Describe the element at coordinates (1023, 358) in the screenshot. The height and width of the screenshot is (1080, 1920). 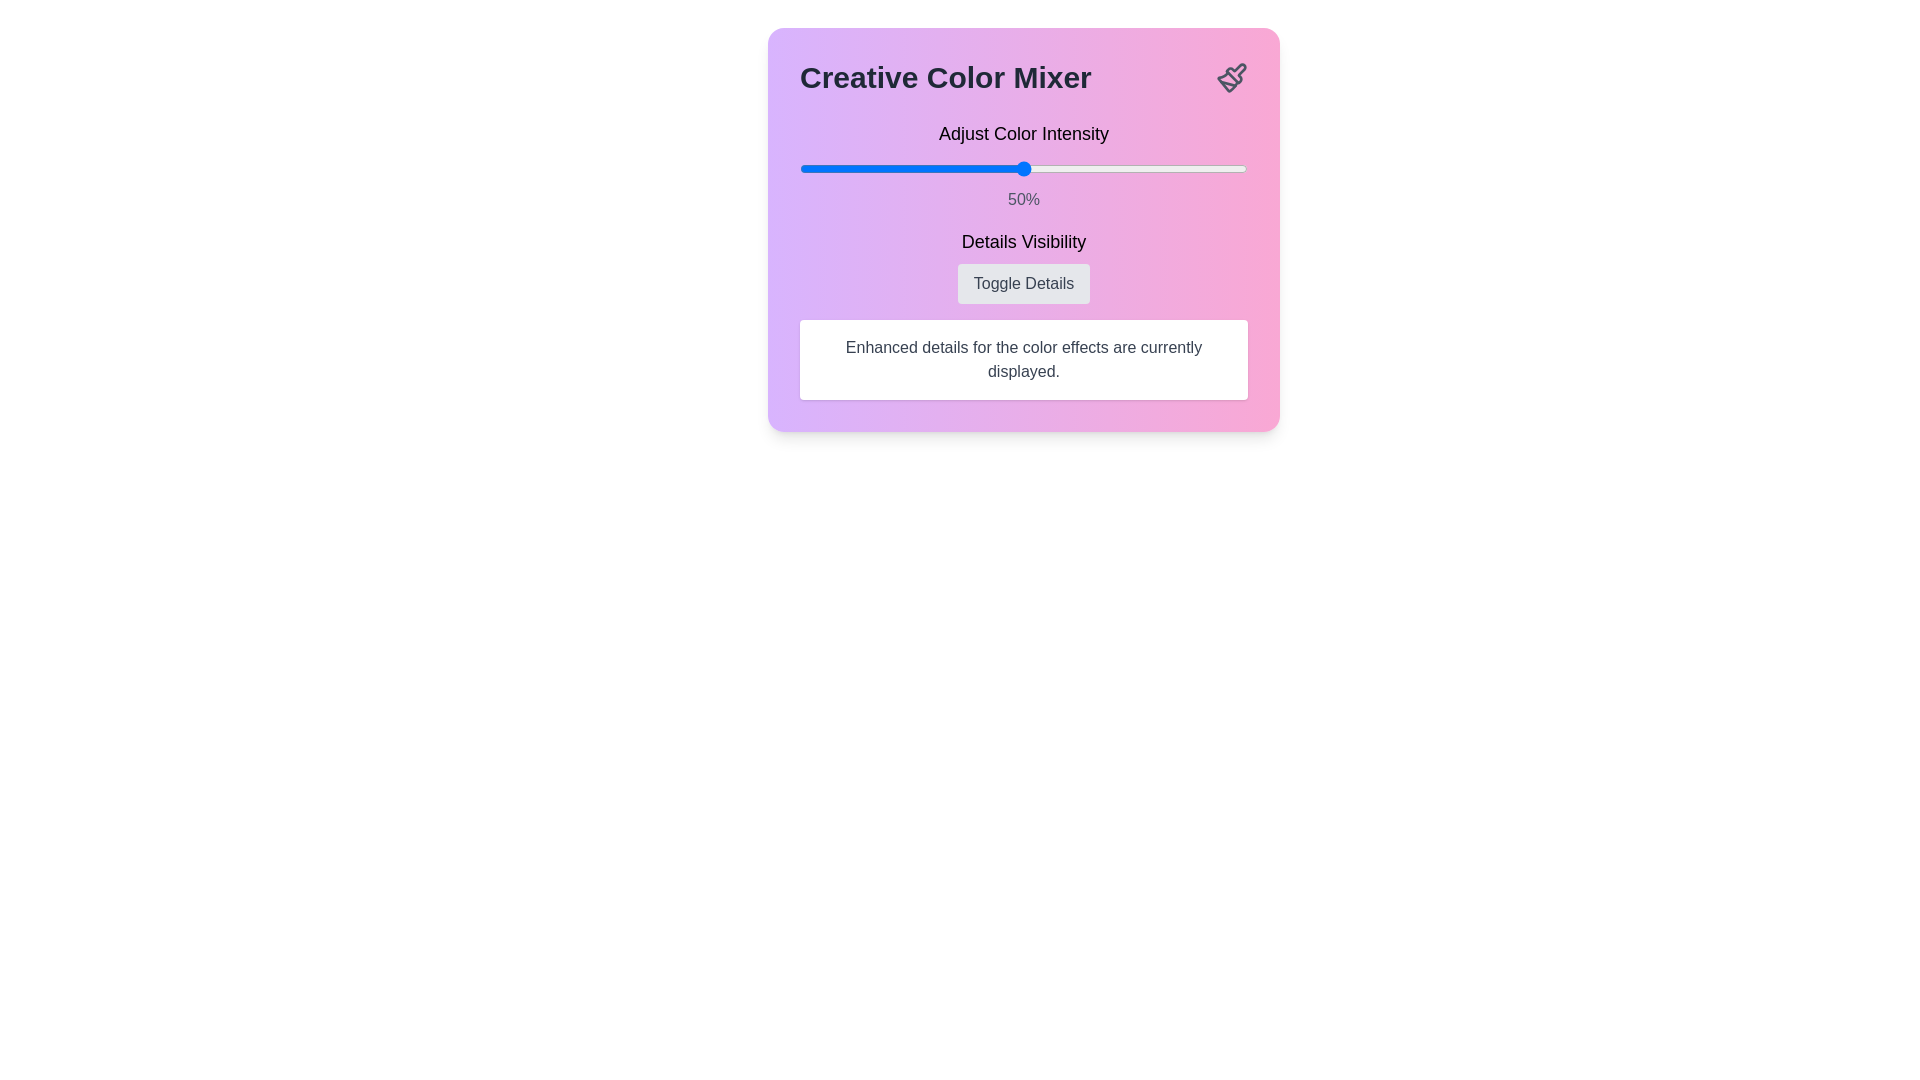
I see `the Text Block displaying 'Enhanced details for the color effects are currently displayed' in the 'Details Visibility' section of the 'Creative Color Mixer' UI` at that location.